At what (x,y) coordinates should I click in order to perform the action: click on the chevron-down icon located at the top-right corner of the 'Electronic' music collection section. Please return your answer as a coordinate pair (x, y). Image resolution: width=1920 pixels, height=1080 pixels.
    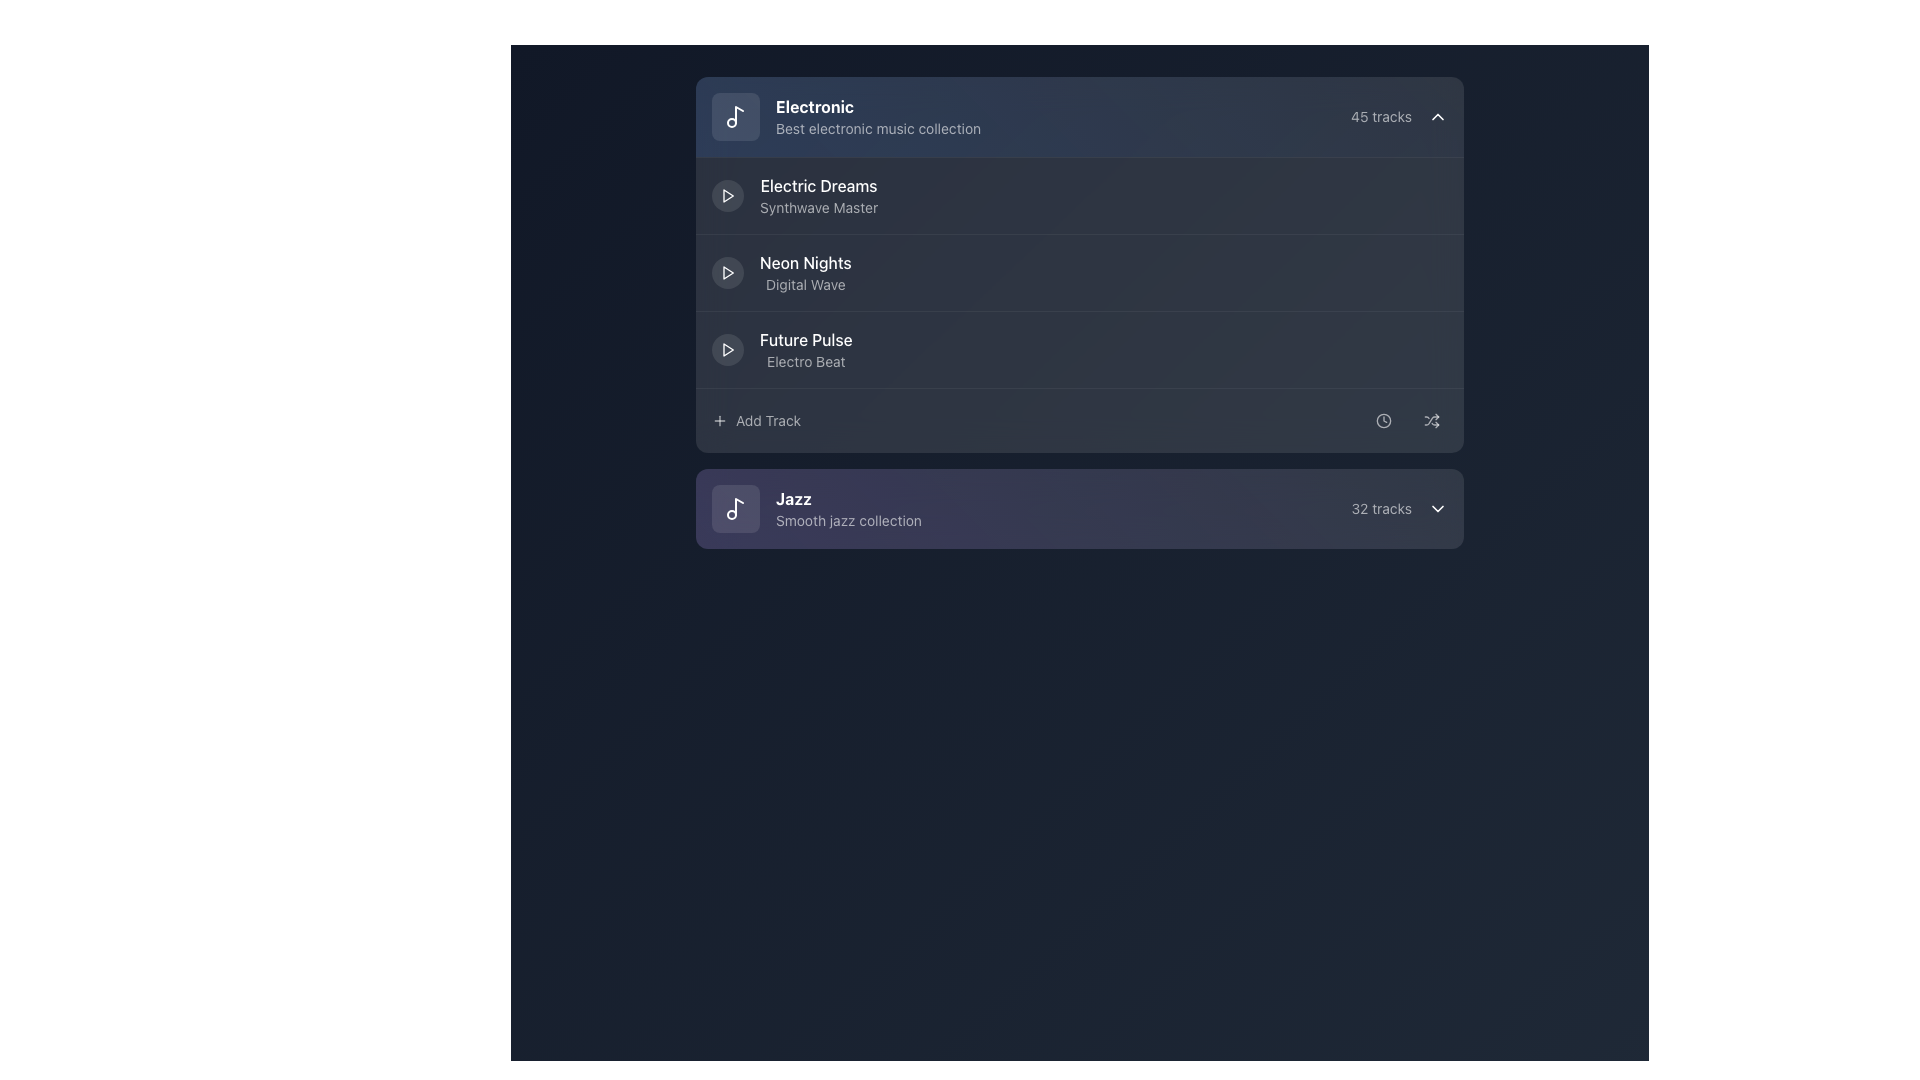
    Looking at the image, I should click on (1437, 116).